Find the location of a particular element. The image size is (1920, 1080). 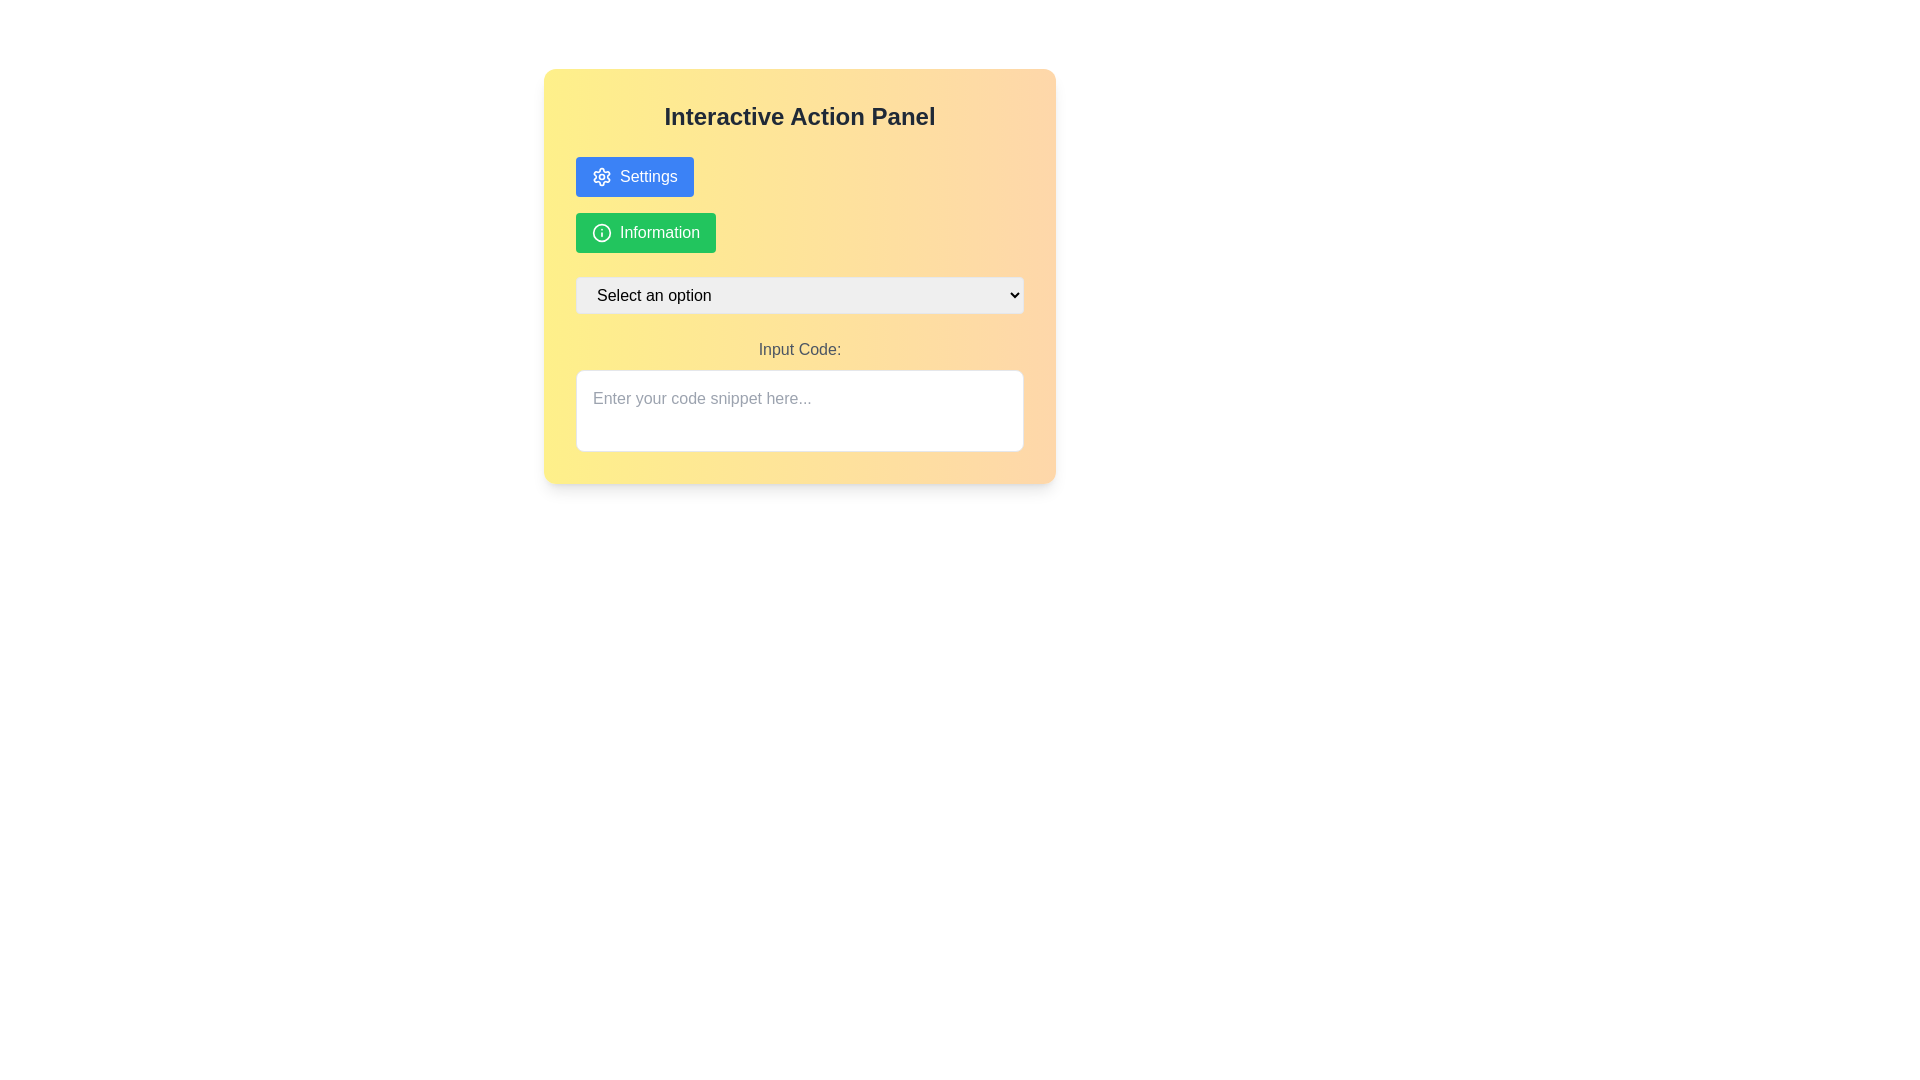

the gear-like icon that symbolizes settings, located to the left of the 'Settings' text inside the blue button is located at coordinates (600, 176).